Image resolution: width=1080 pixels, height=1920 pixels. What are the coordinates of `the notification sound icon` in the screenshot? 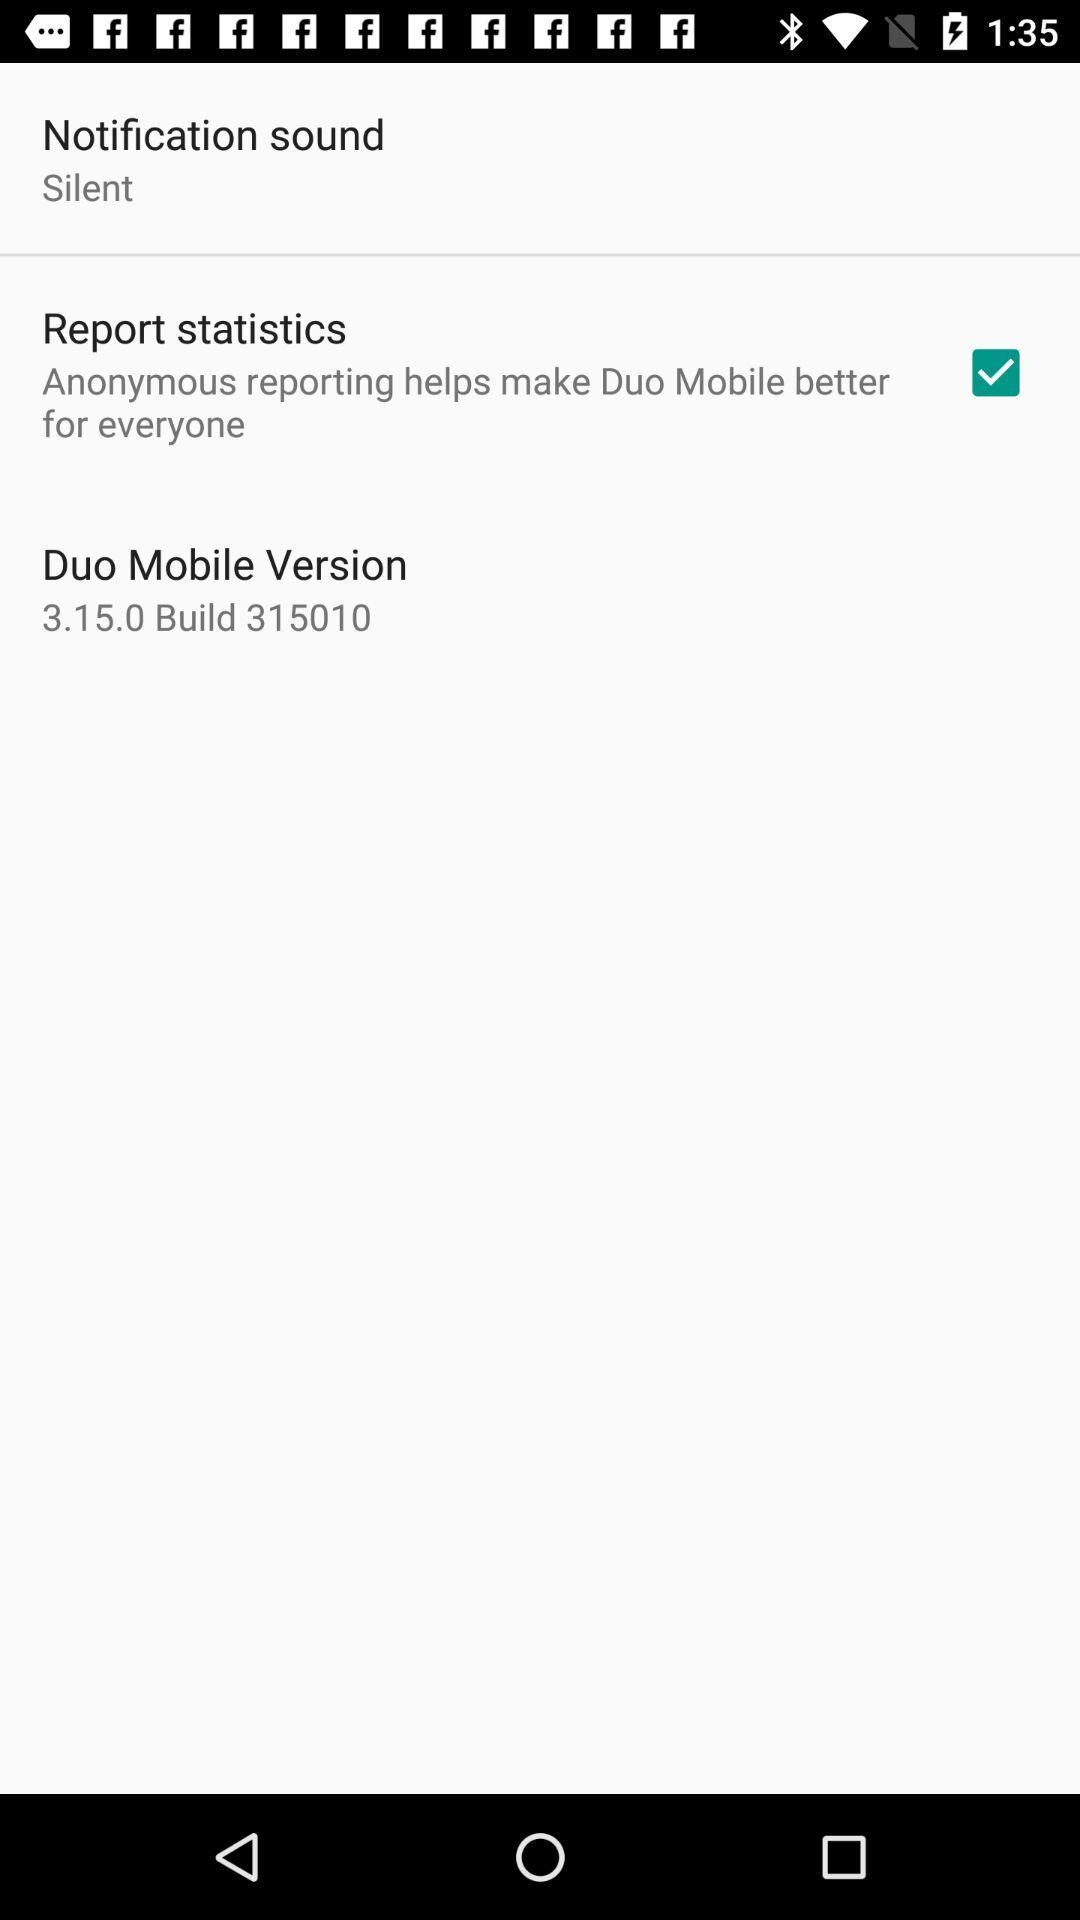 It's located at (213, 132).